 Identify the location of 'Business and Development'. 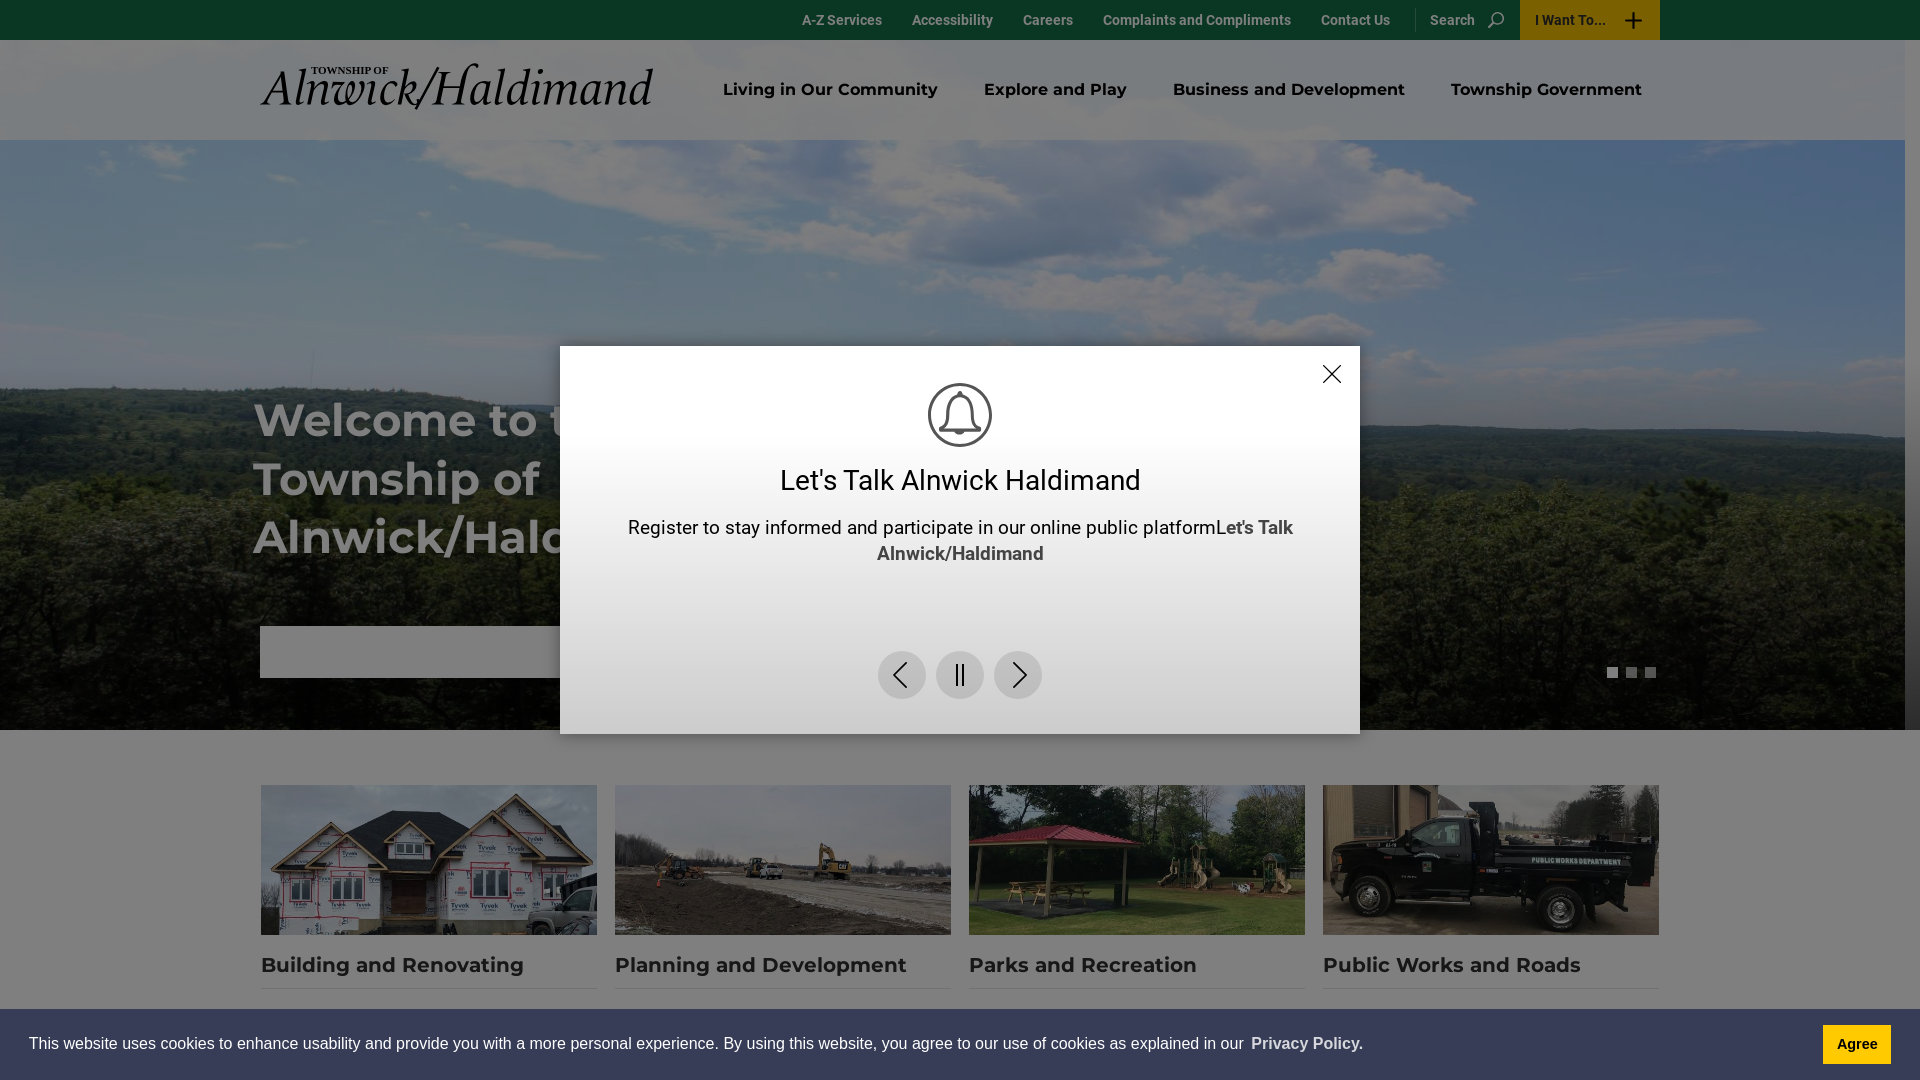
(1289, 88).